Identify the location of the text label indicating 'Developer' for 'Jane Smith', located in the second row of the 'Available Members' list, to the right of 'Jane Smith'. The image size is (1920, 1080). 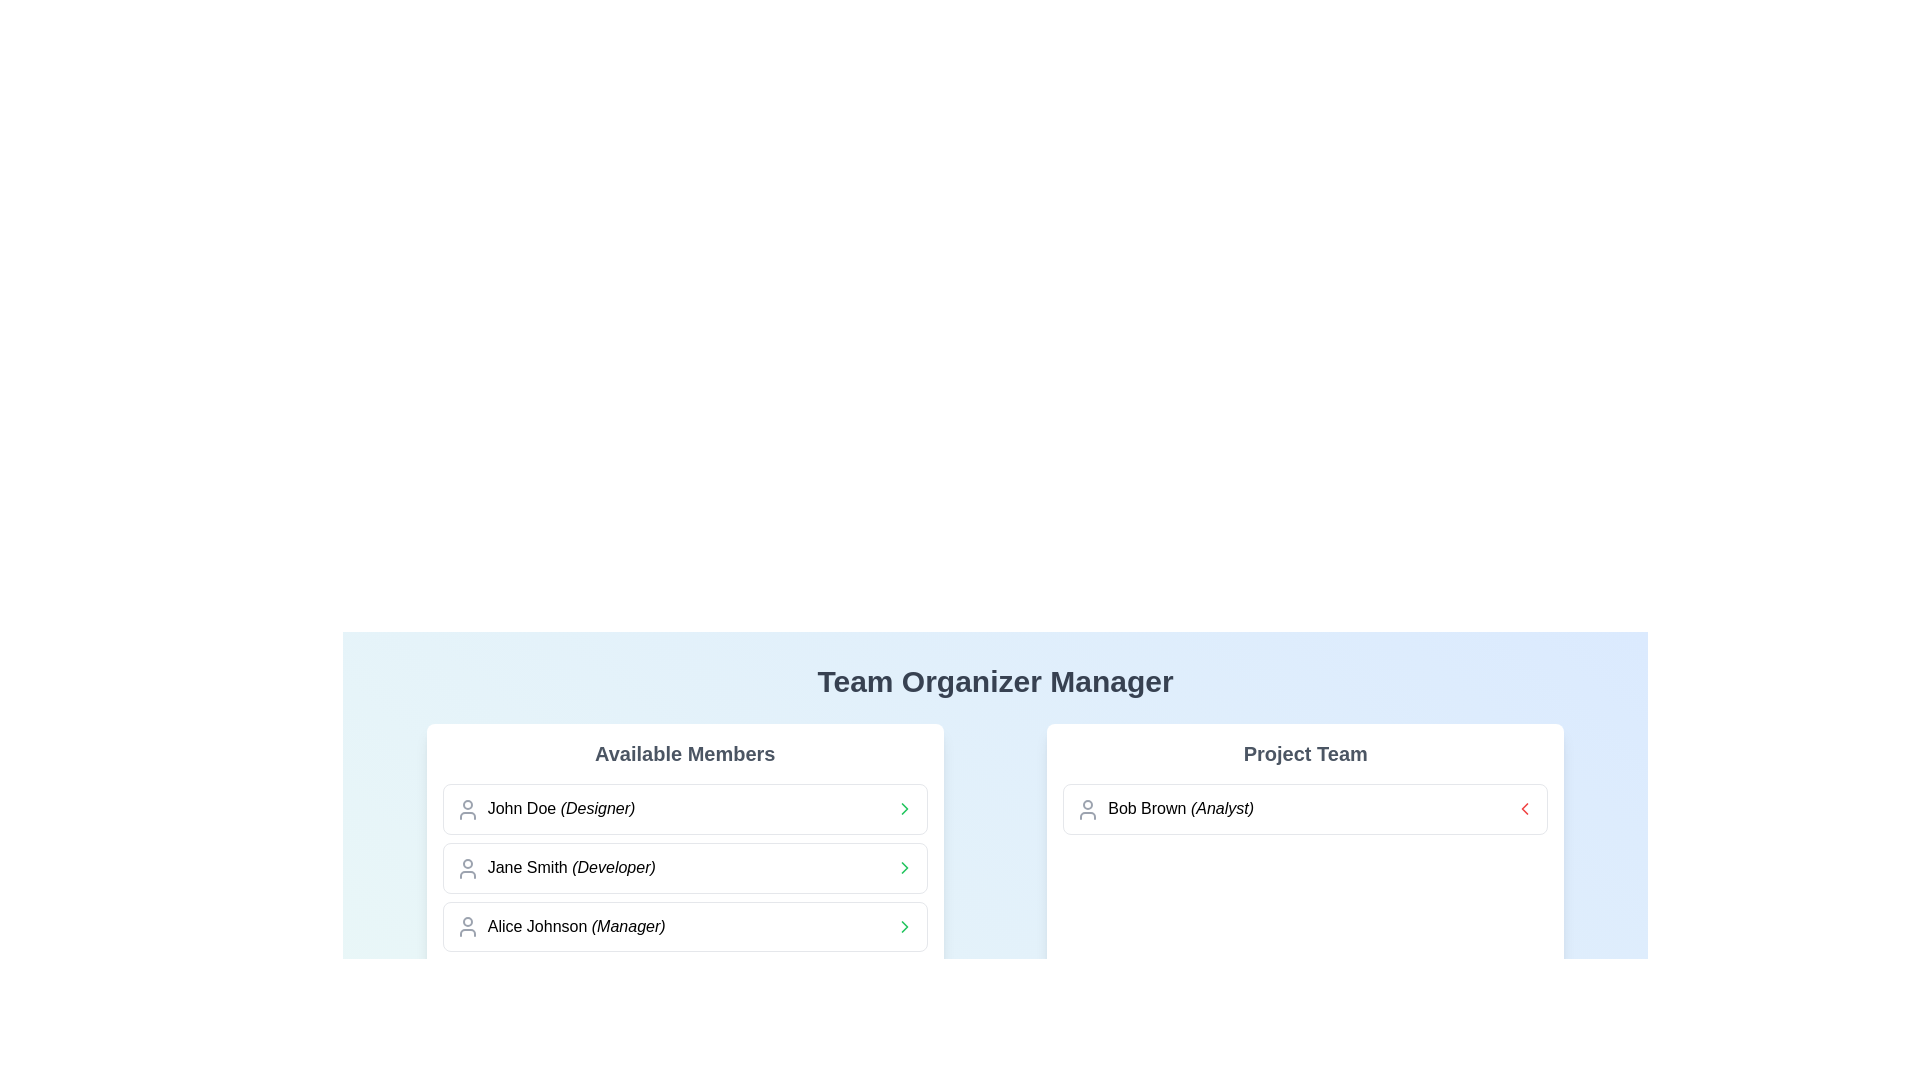
(613, 866).